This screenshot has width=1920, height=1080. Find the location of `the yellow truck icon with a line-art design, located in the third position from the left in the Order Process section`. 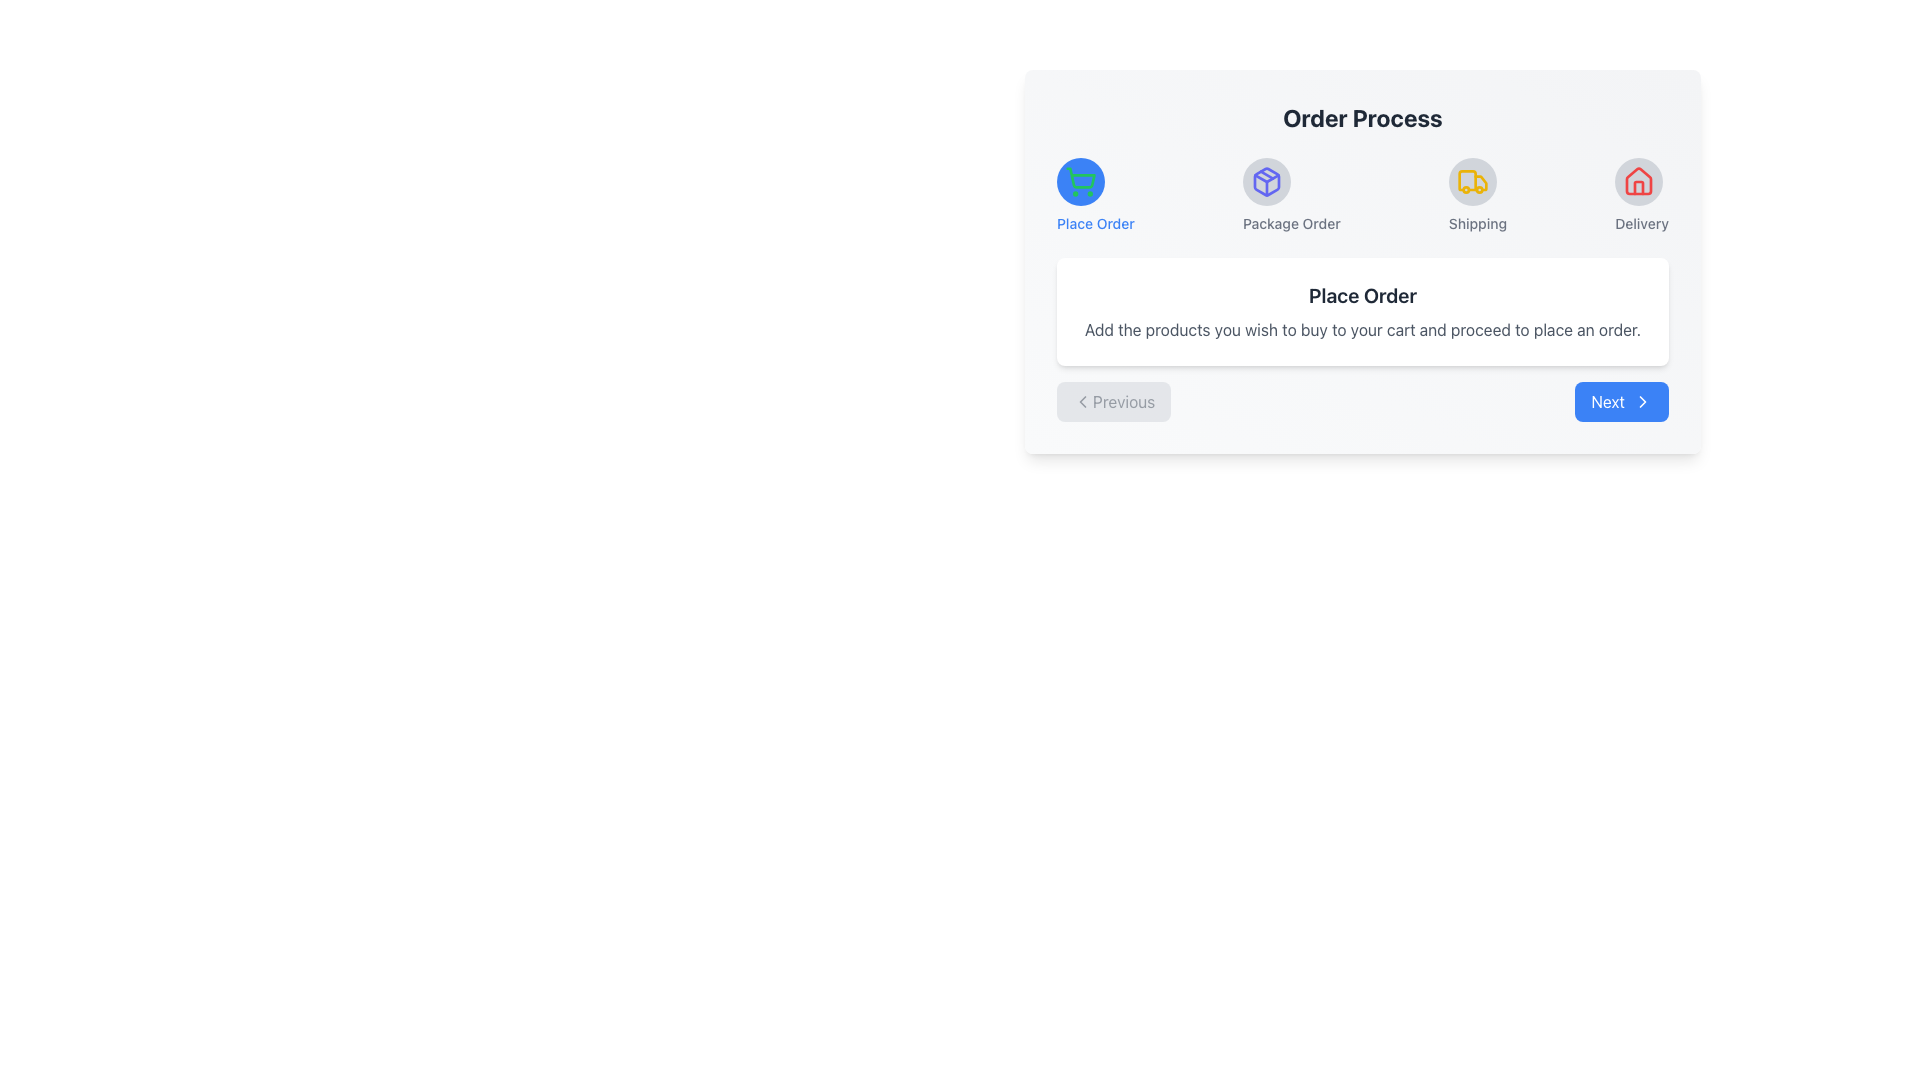

the yellow truck icon with a line-art design, located in the third position from the left in the Order Process section is located at coordinates (1472, 181).